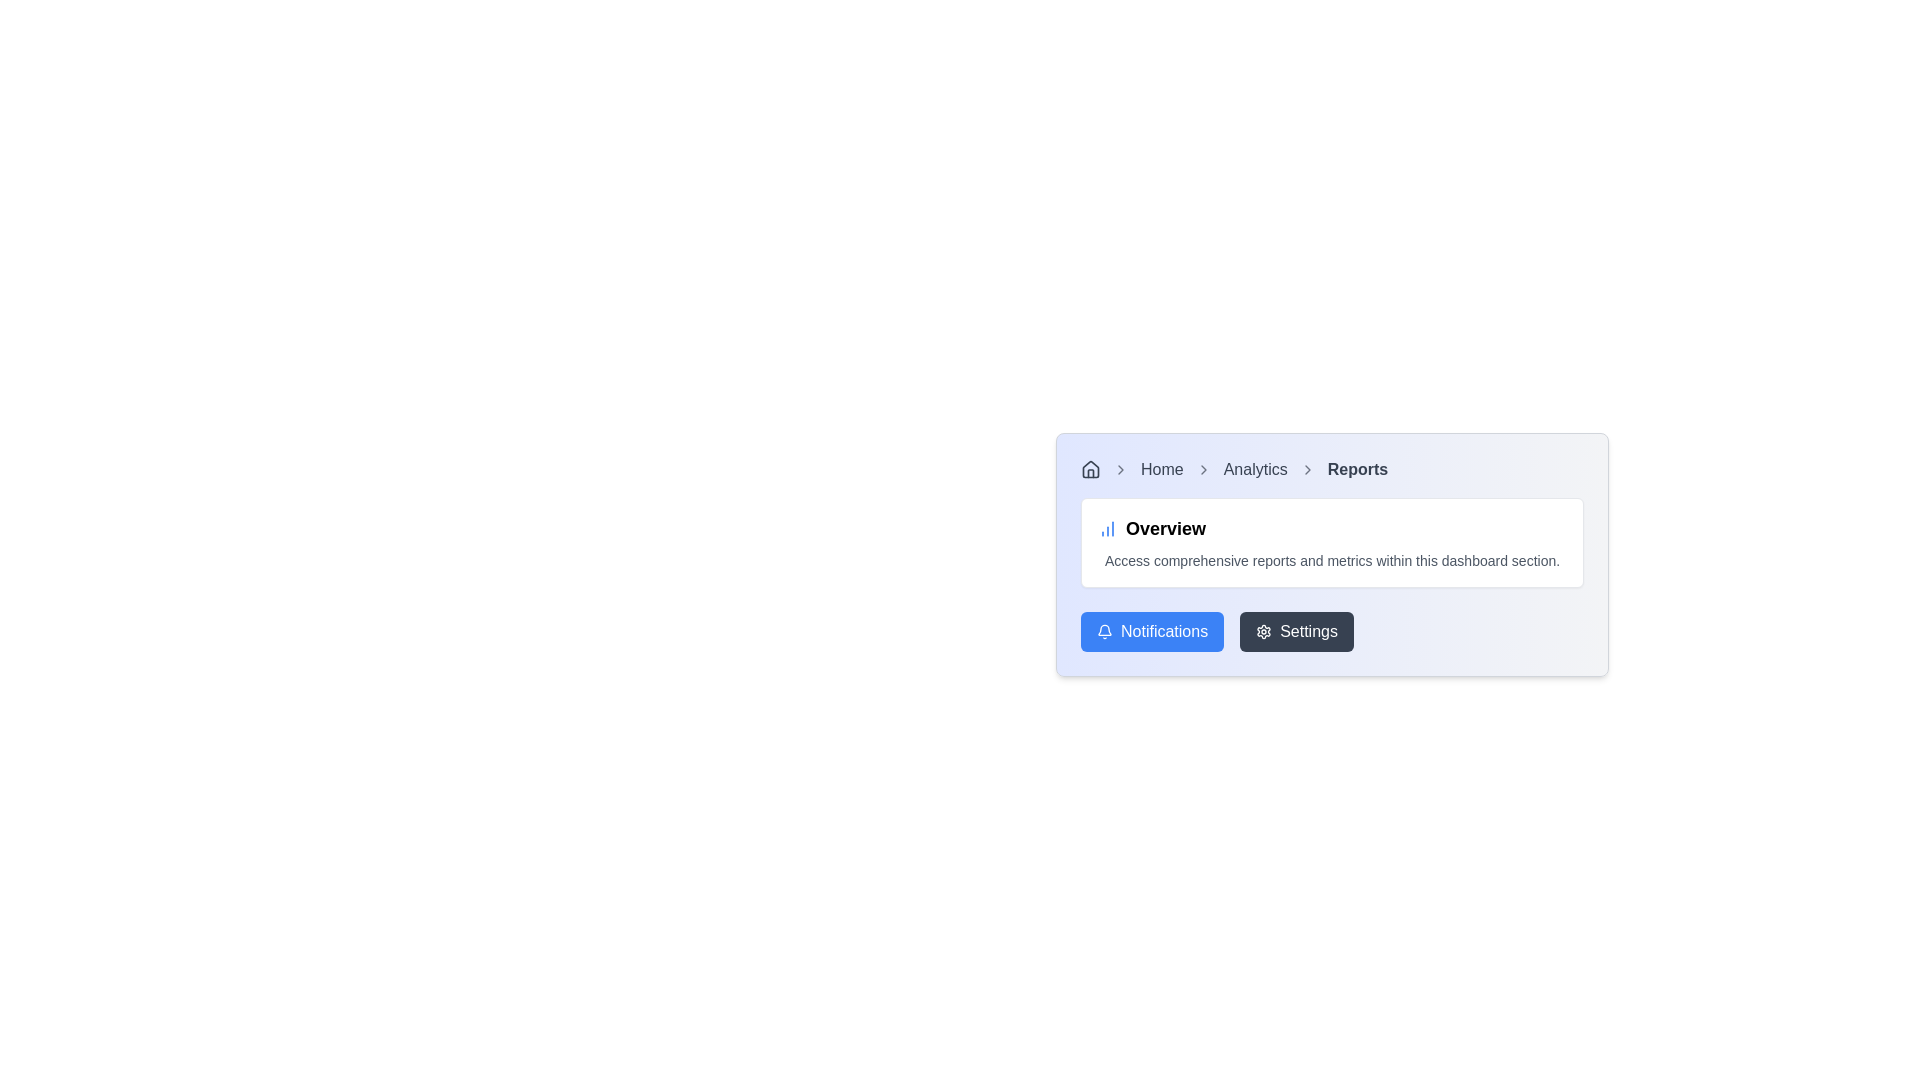 The height and width of the screenshot is (1080, 1920). Describe the element at coordinates (1332, 632) in the screenshot. I see `the settings button located to the right of the blue 'Notifications' button in the lower part of the card-like section` at that location.